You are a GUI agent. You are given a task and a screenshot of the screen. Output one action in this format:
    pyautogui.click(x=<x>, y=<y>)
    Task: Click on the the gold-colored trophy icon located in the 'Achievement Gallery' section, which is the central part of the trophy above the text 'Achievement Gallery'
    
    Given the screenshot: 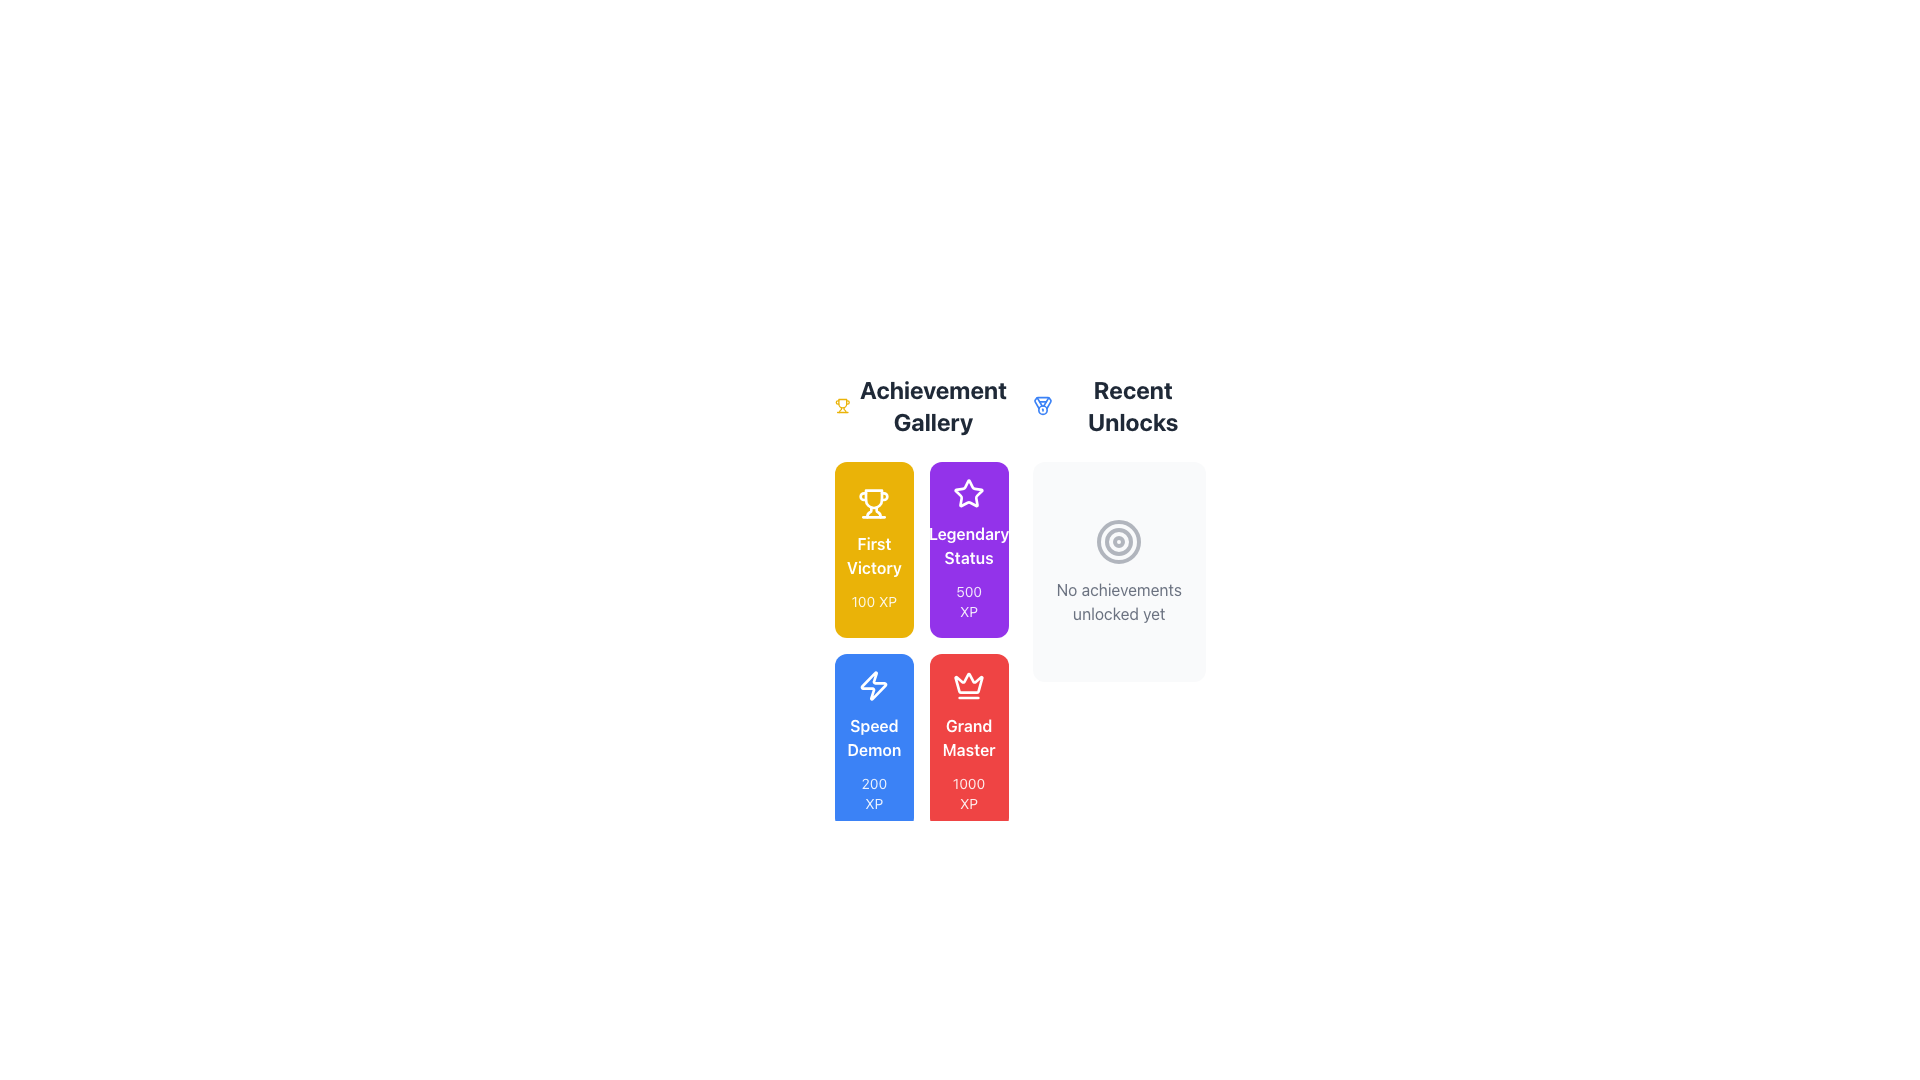 What is the action you would take?
    pyautogui.click(x=874, y=498)
    